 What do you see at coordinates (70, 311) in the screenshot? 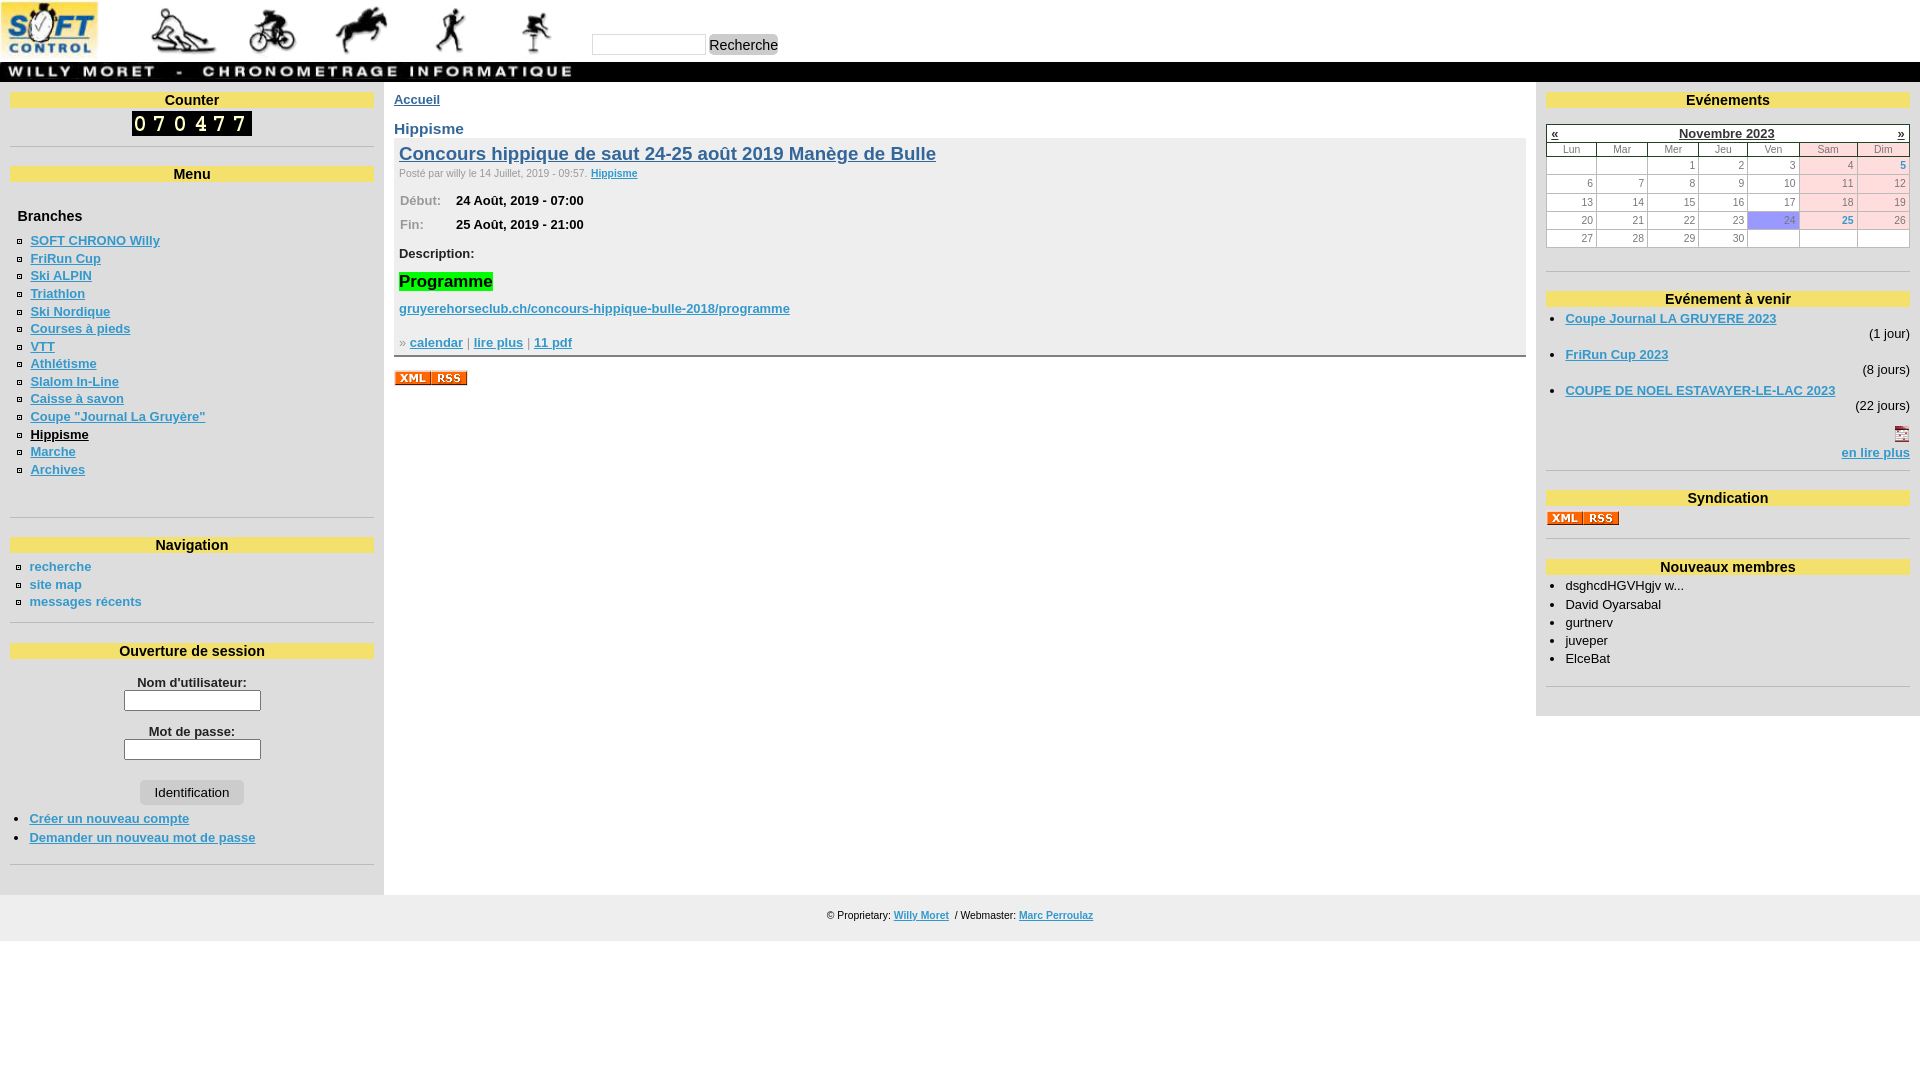
I see `'Ski Nordique'` at bounding box center [70, 311].